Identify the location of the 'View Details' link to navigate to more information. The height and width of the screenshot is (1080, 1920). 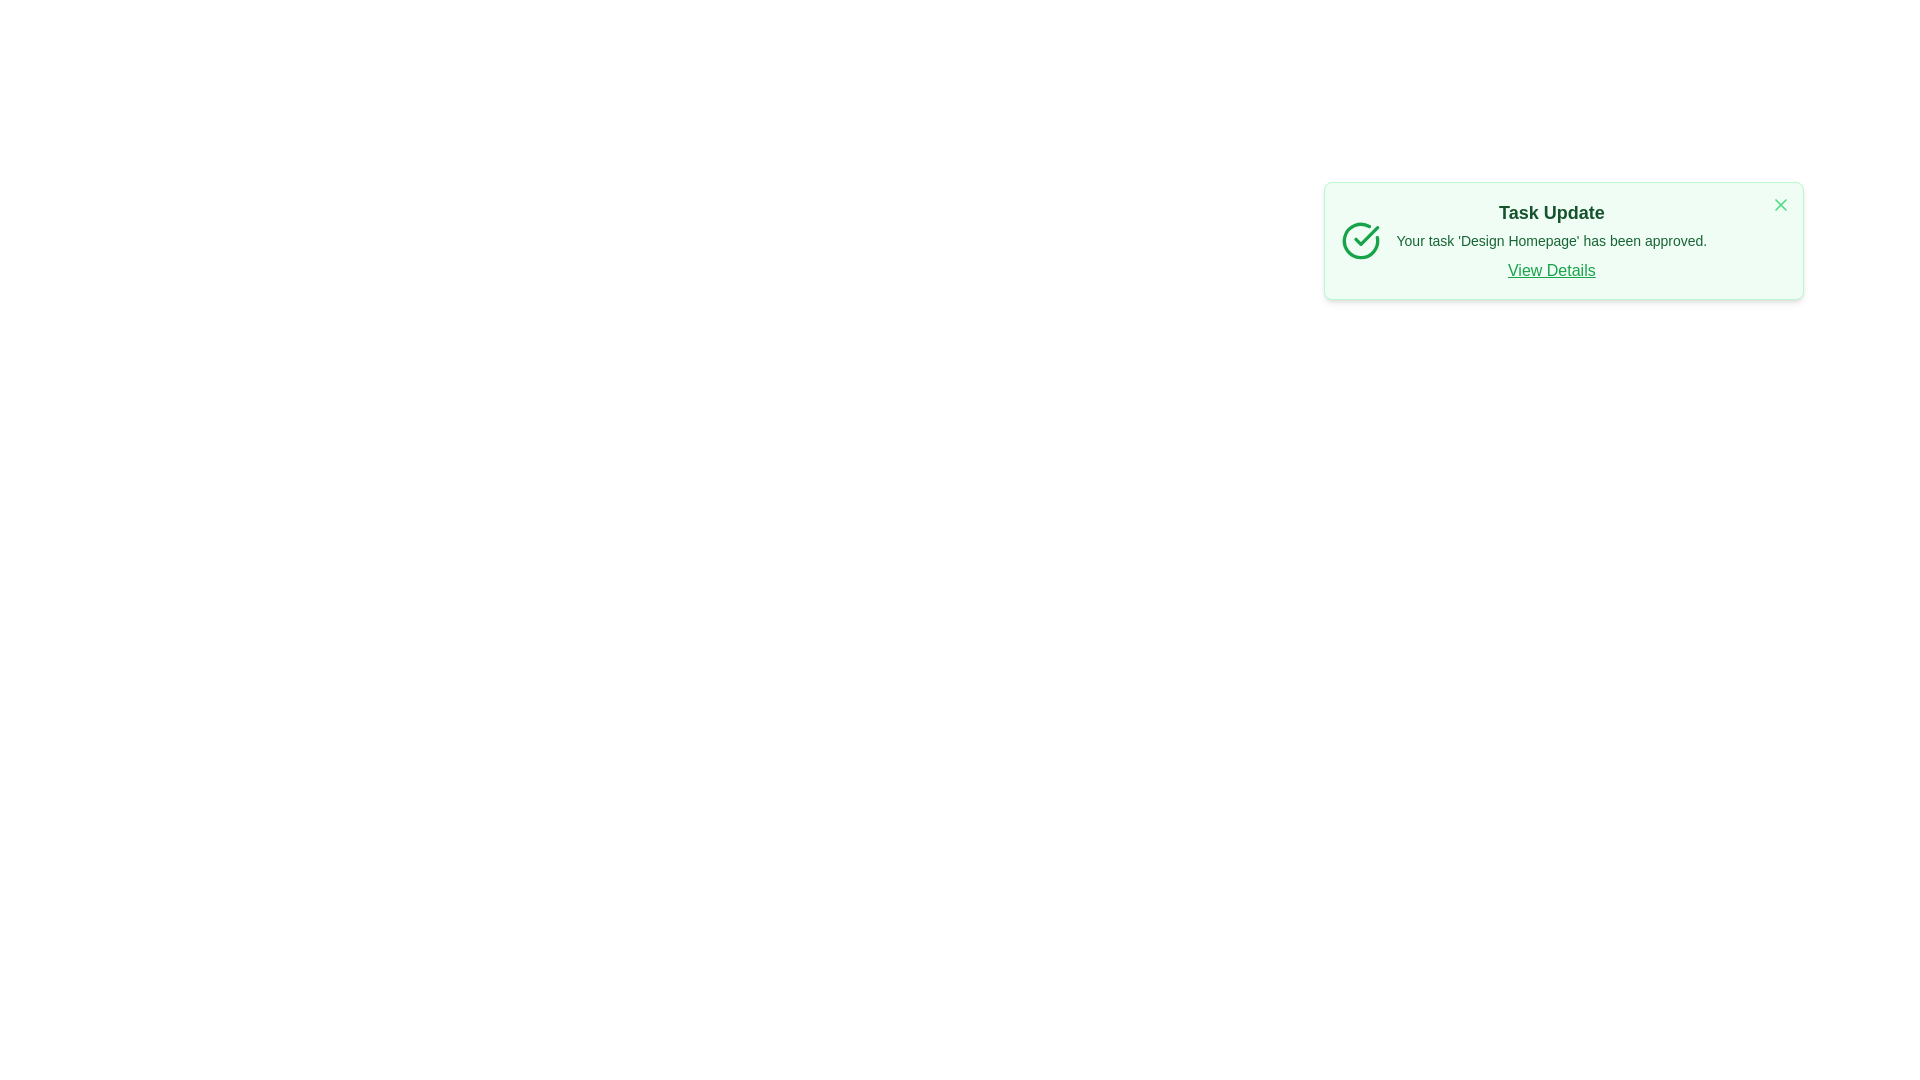
(1550, 270).